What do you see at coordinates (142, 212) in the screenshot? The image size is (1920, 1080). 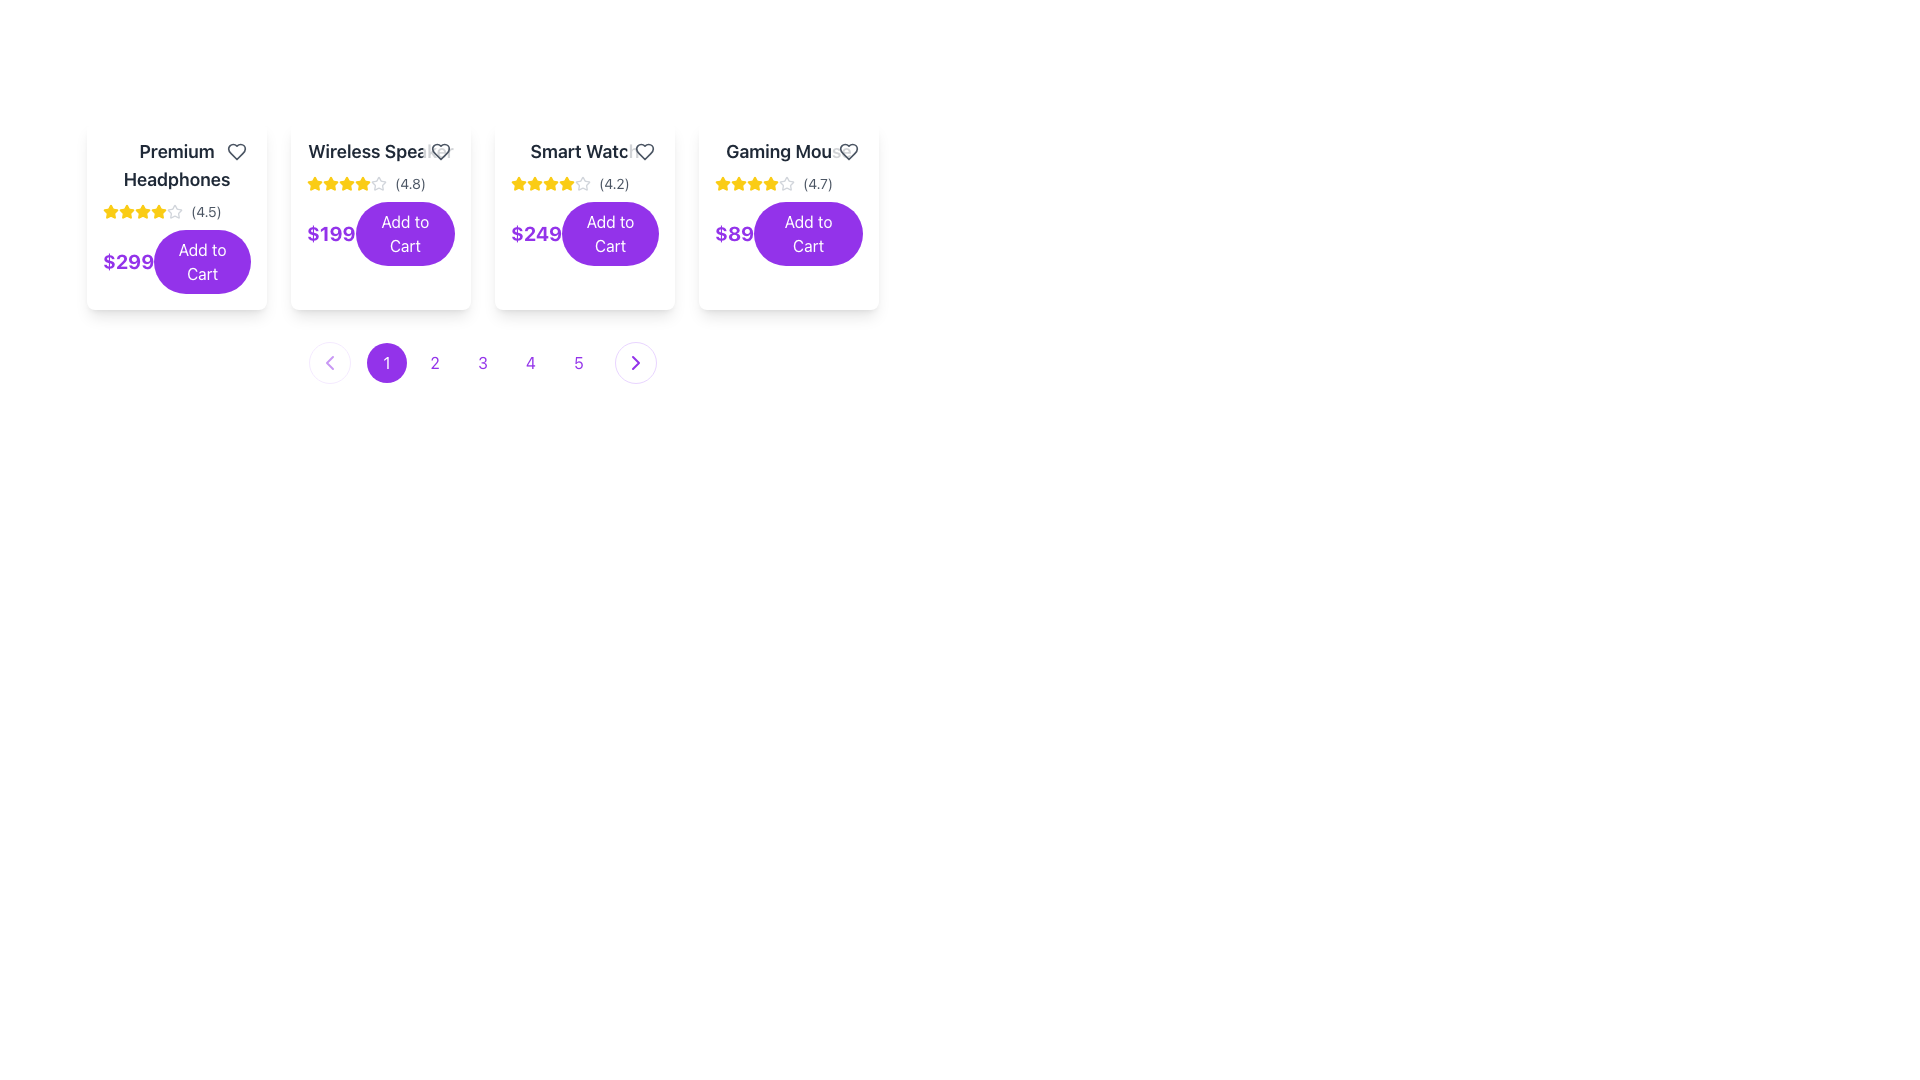 I see `the fifth star in the rating display for the 'Premium Headphones' product card` at bounding box center [142, 212].